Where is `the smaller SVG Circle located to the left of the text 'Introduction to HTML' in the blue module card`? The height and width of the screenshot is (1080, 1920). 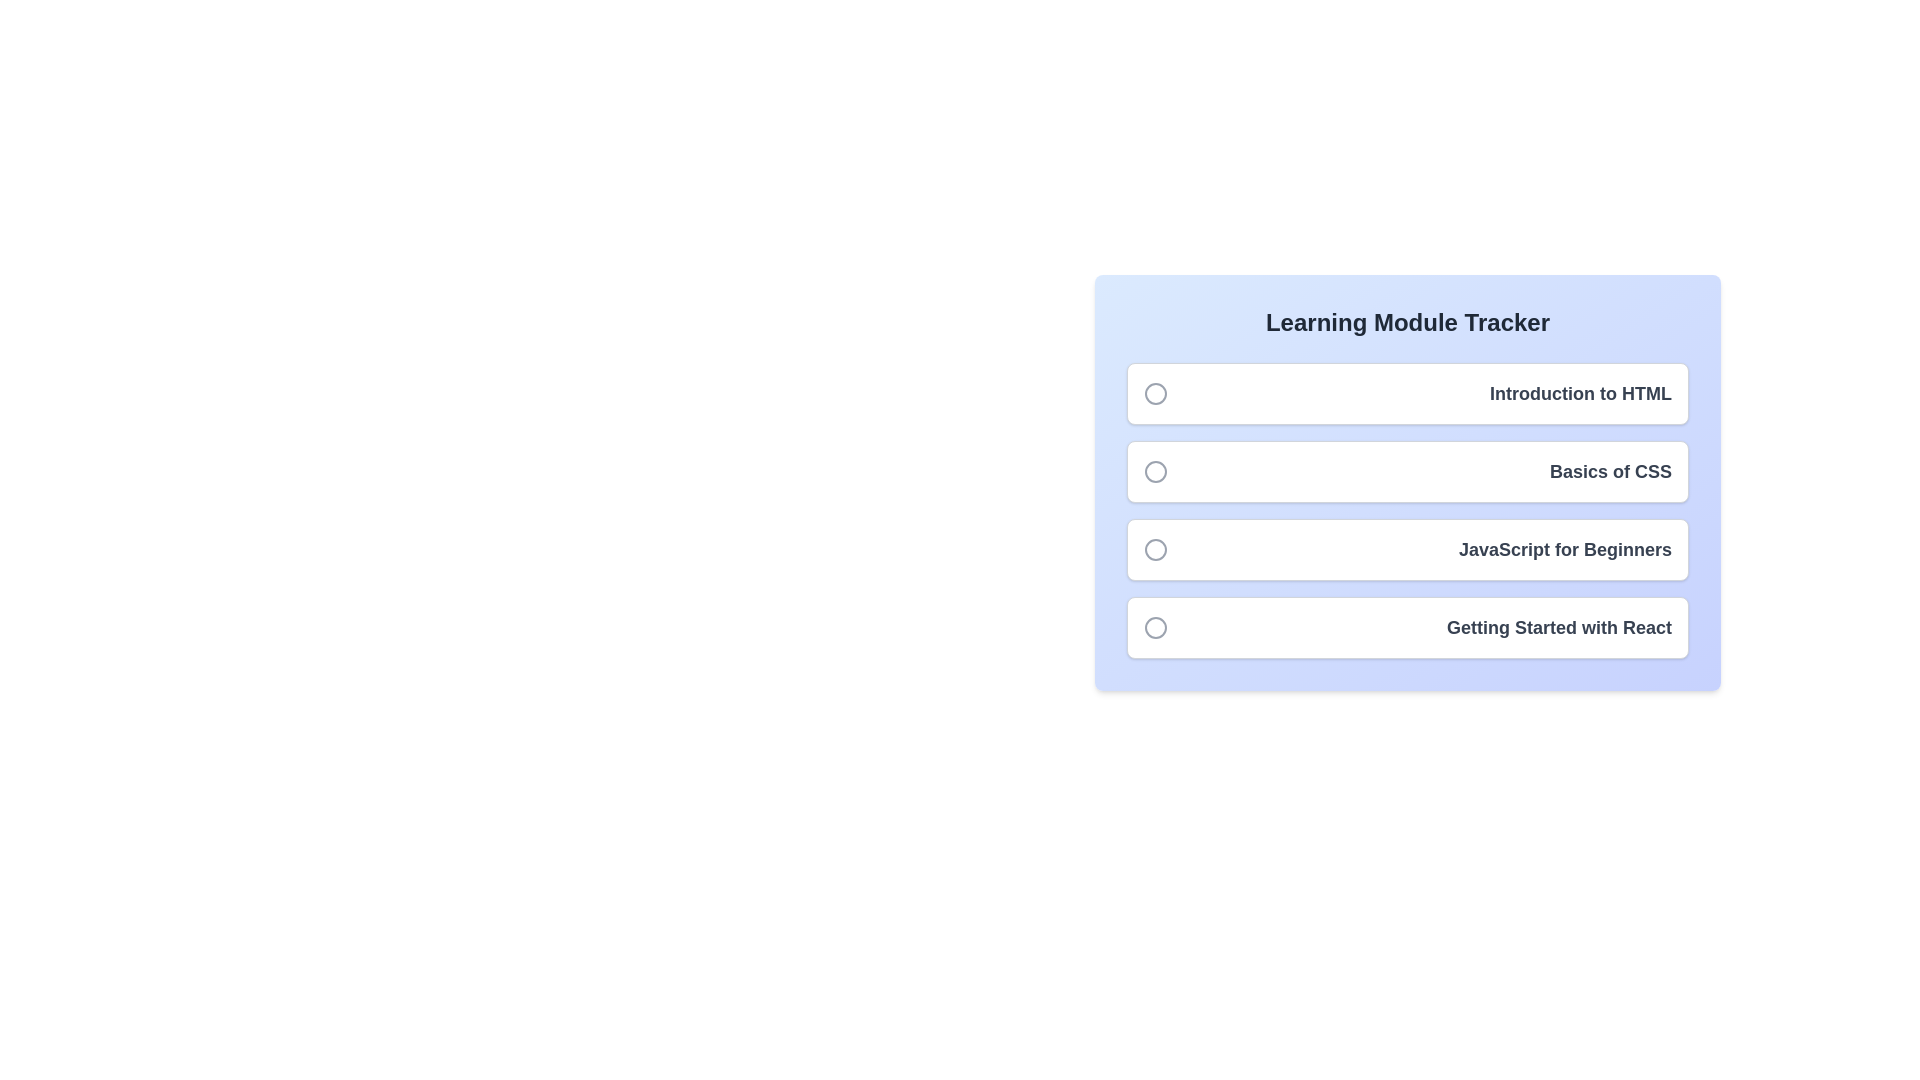
the smaller SVG Circle located to the left of the text 'Introduction to HTML' in the blue module card is located at coordinates (1156, 393).